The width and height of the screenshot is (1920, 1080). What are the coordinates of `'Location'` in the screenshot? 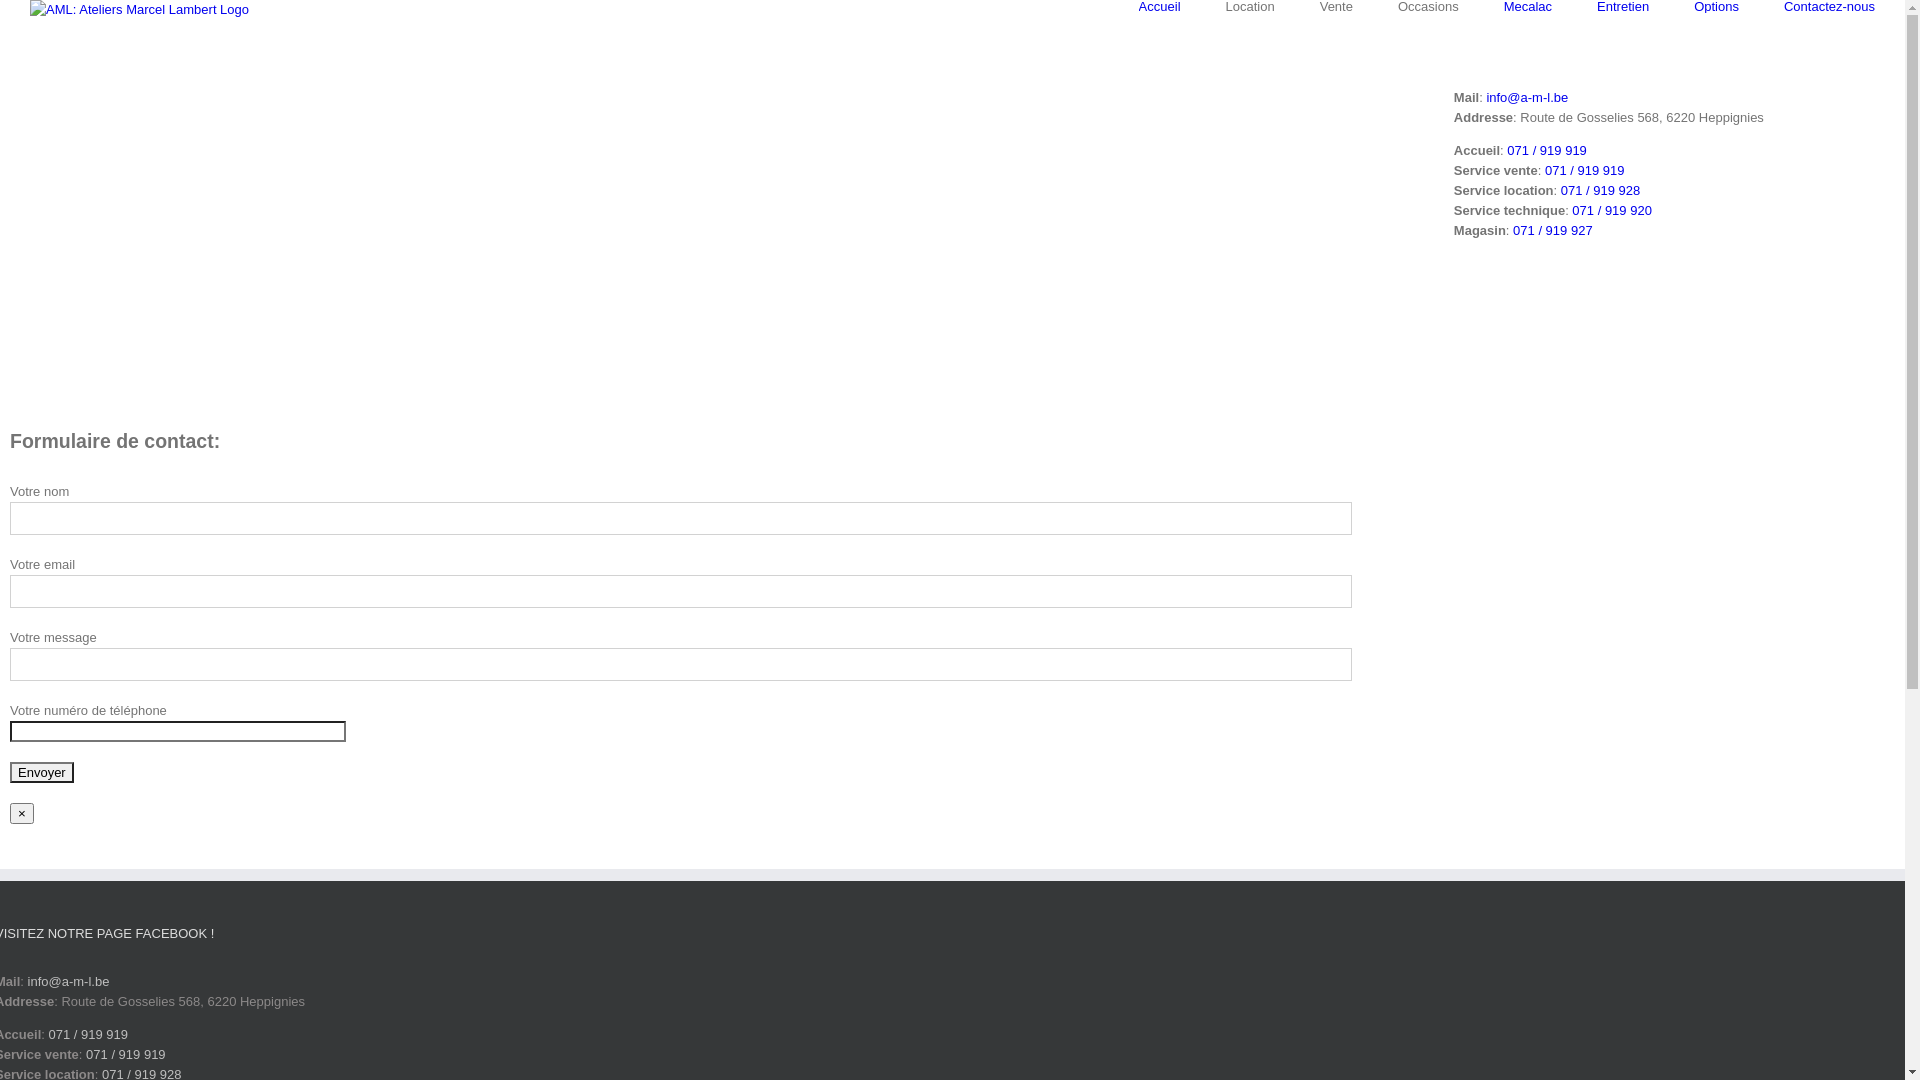 It's located at (1249, 6).